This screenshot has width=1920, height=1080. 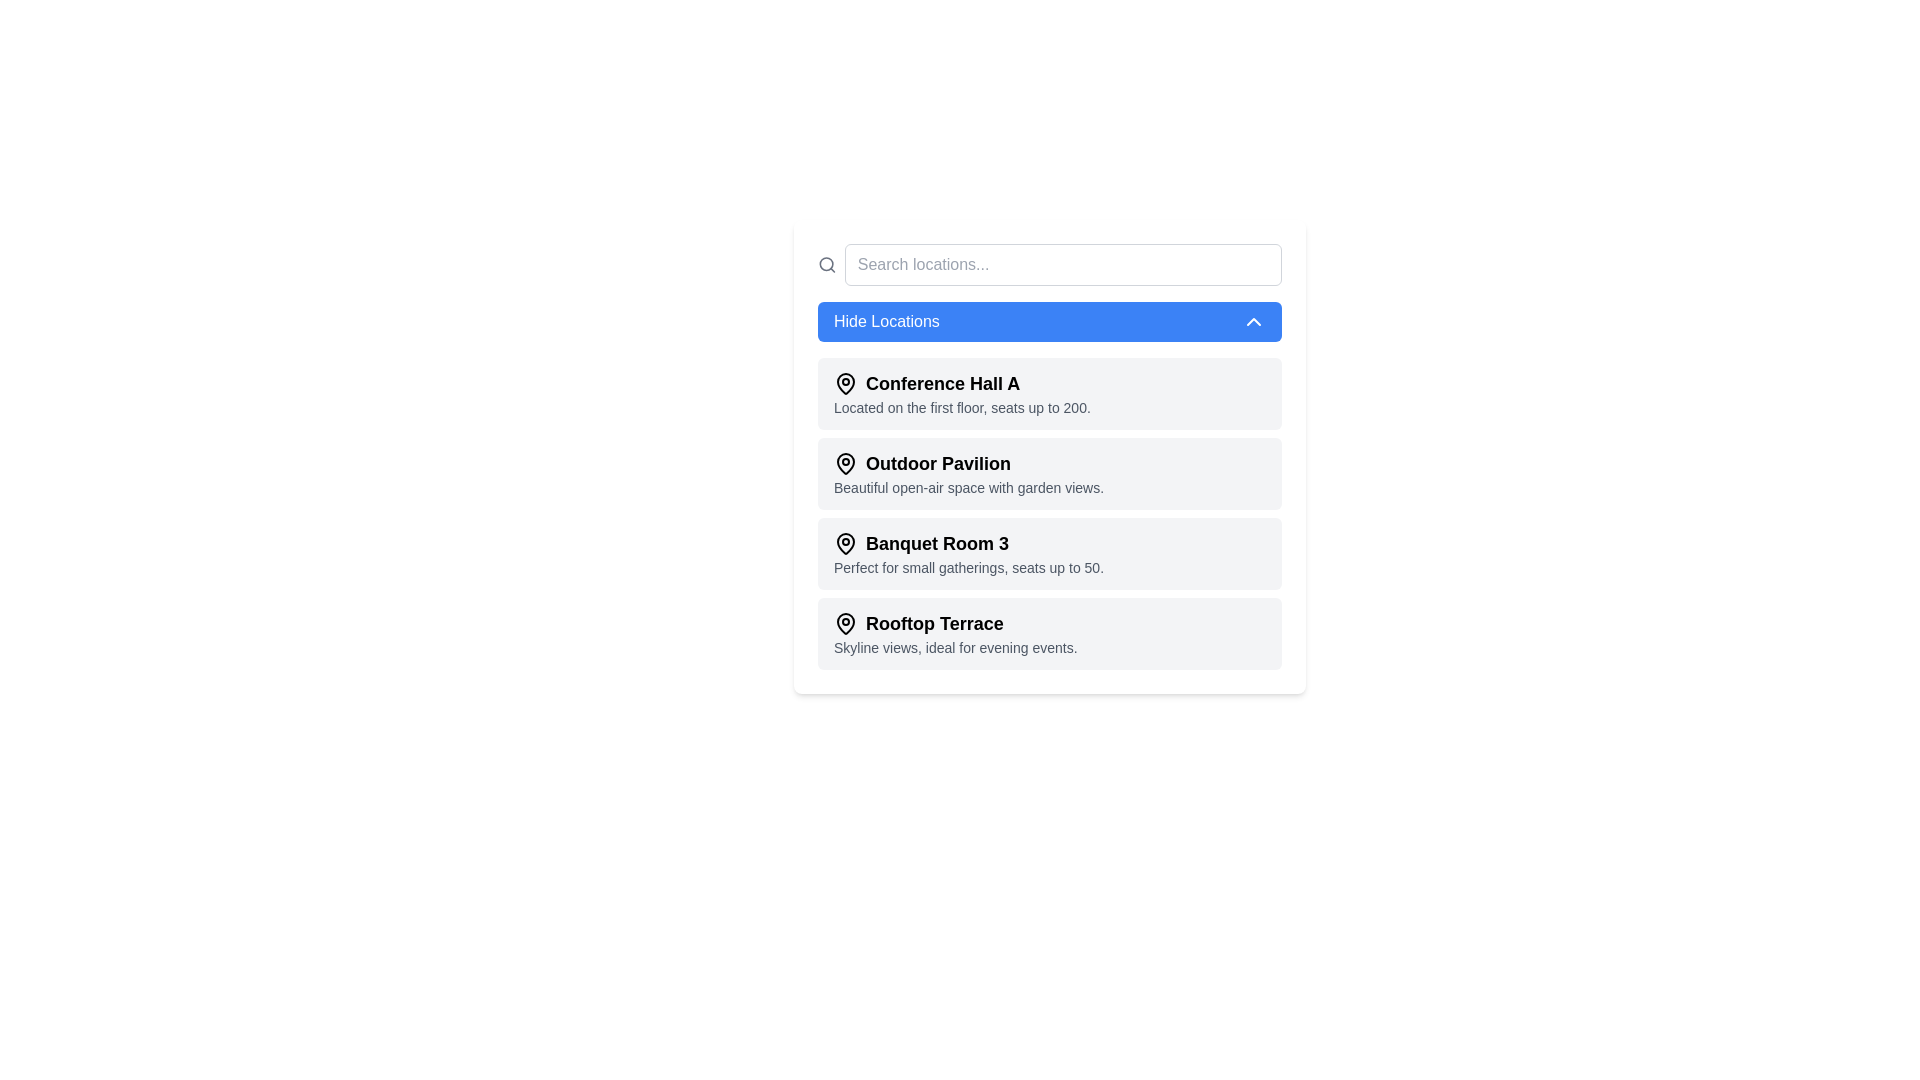 What do you see at coordinates (845, 462) in the screenshot?
I see `the pin-shaped icon, which is black and outlined, located to the left of the text 'Outdoor Pavilion.'` at bounding box center [845, 462].